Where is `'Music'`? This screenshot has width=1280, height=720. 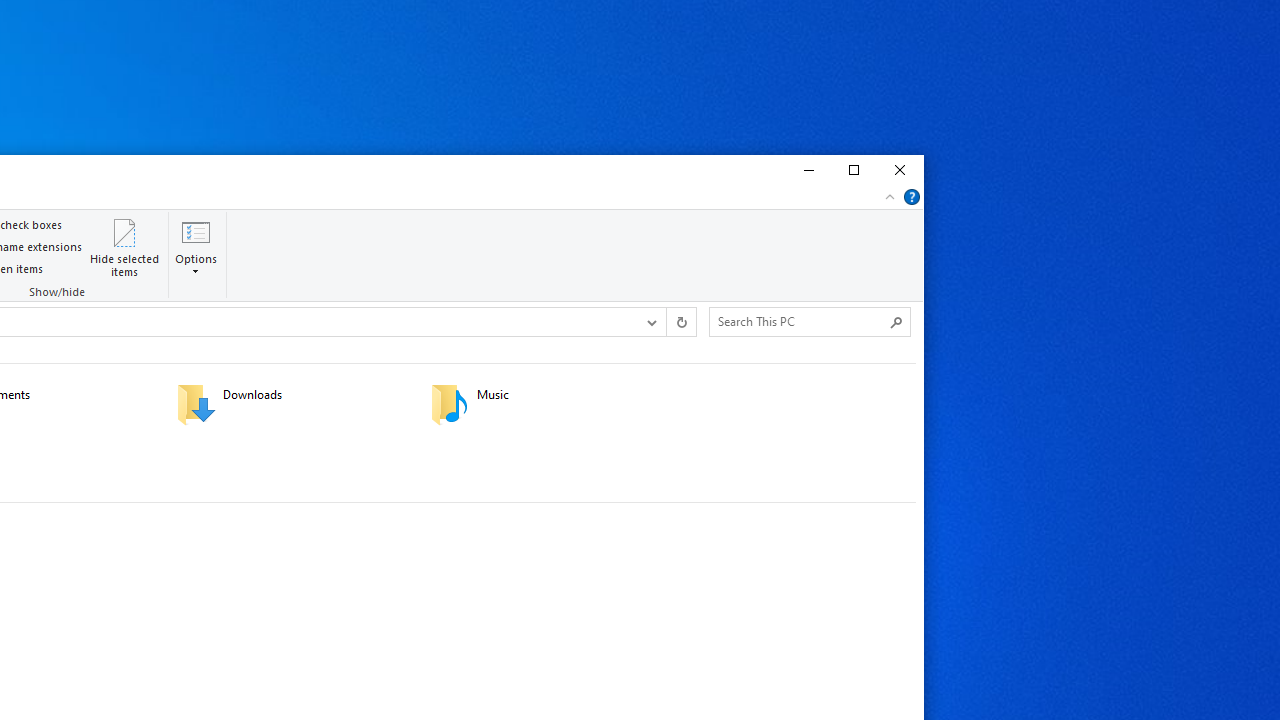 'Music' is located at coordinates (544, 403).